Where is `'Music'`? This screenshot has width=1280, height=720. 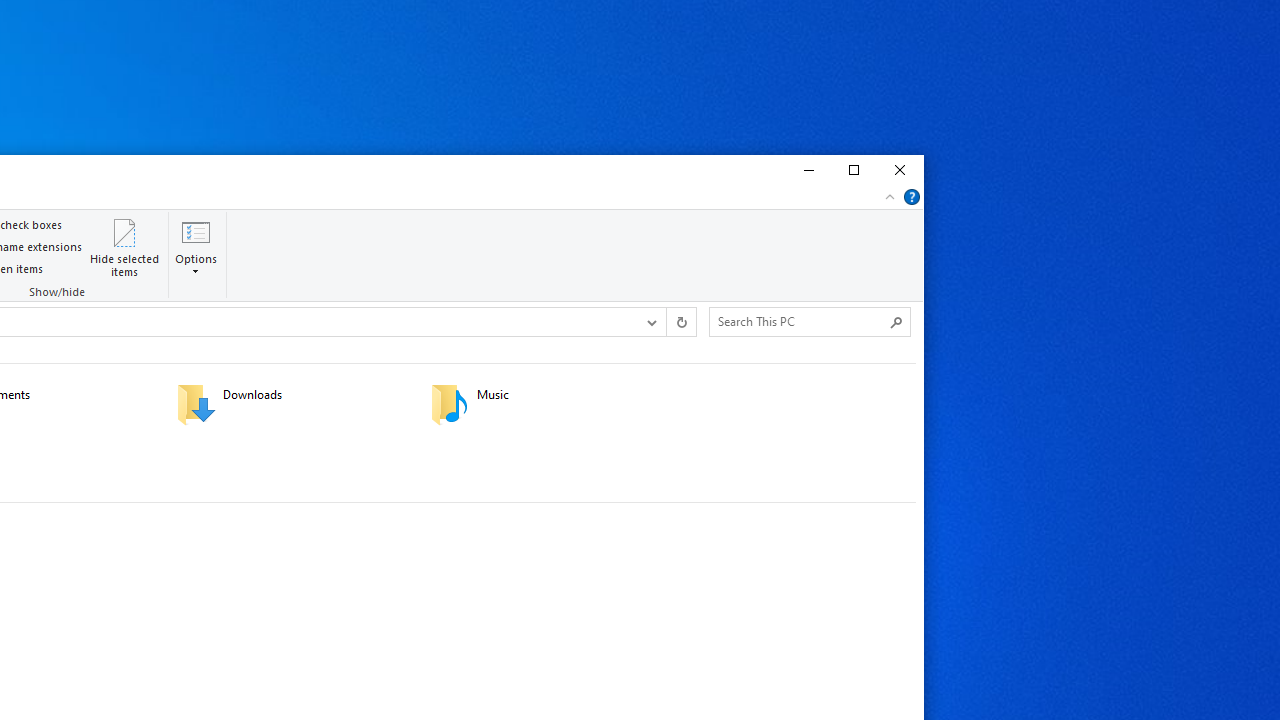 'Music' is located at coordinates (544, 403).